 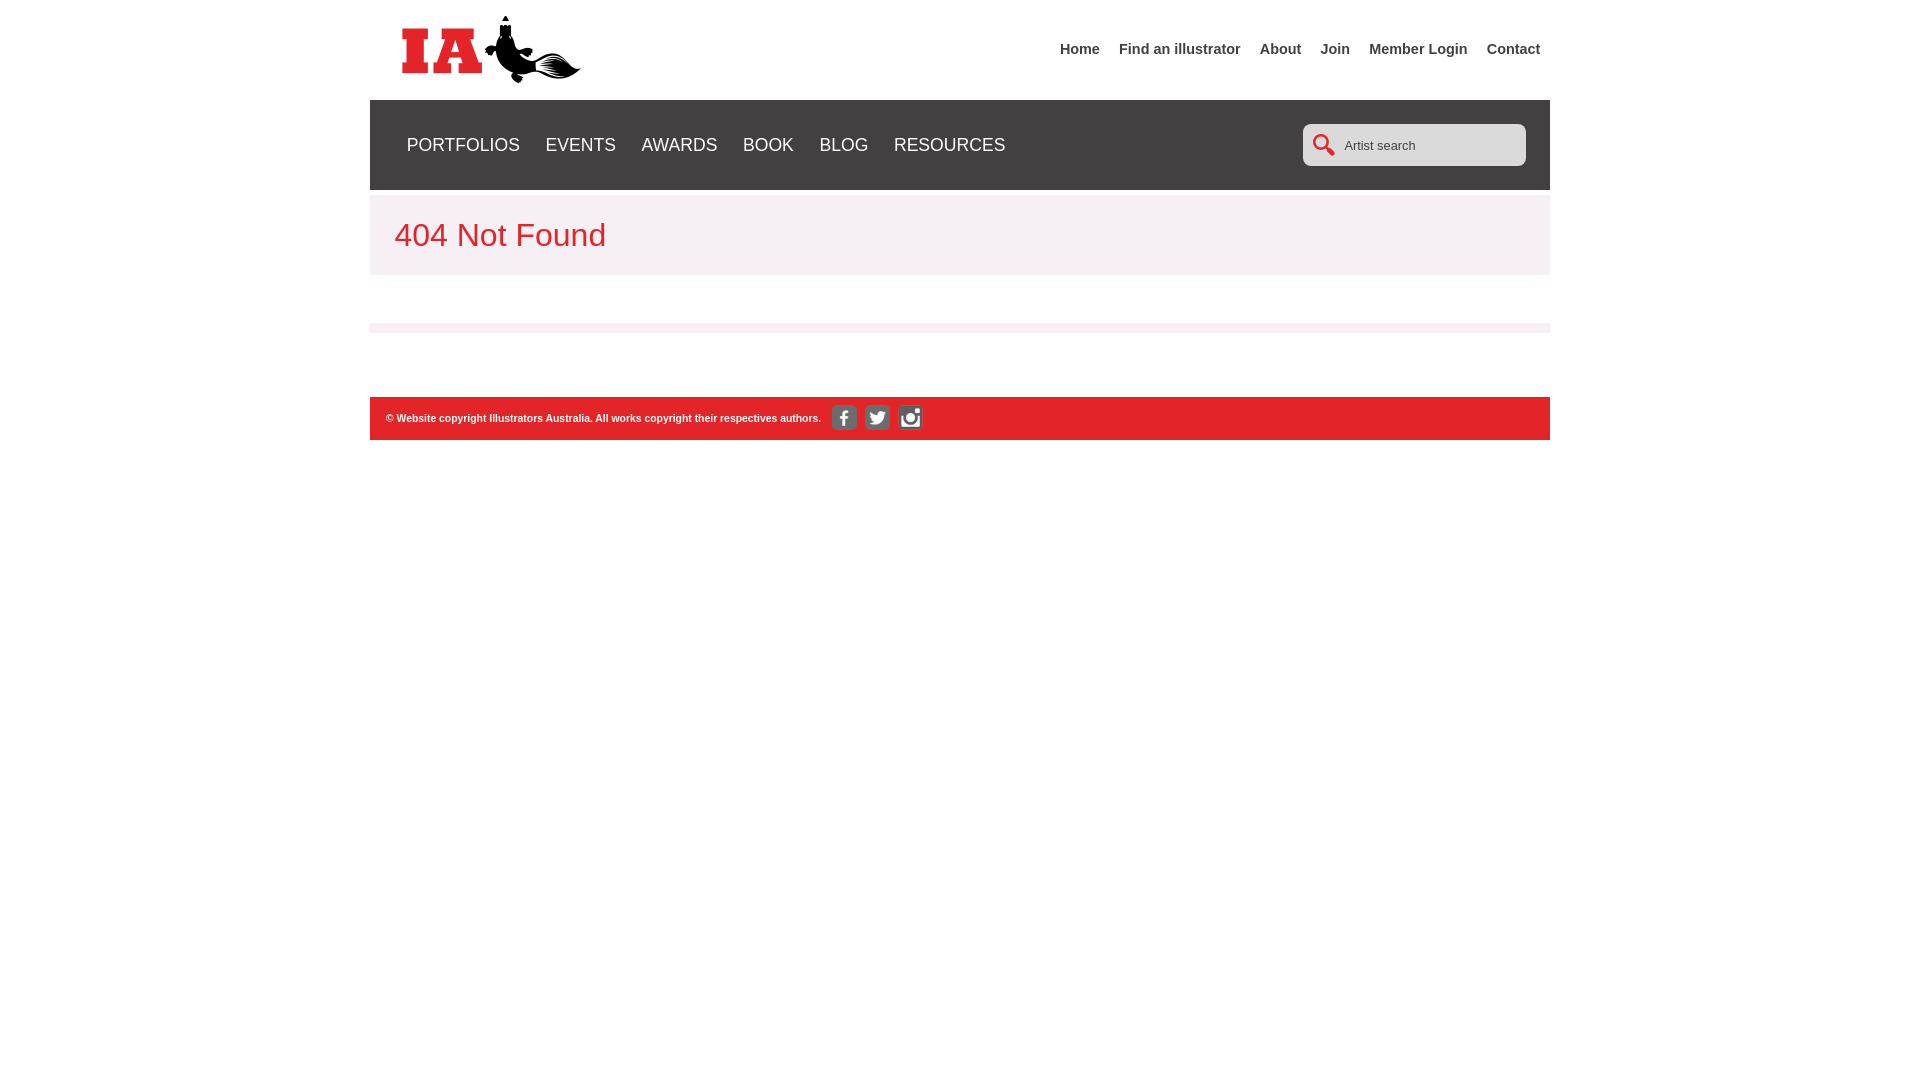 I want to click on 'About', so click(x=1281, y=48).